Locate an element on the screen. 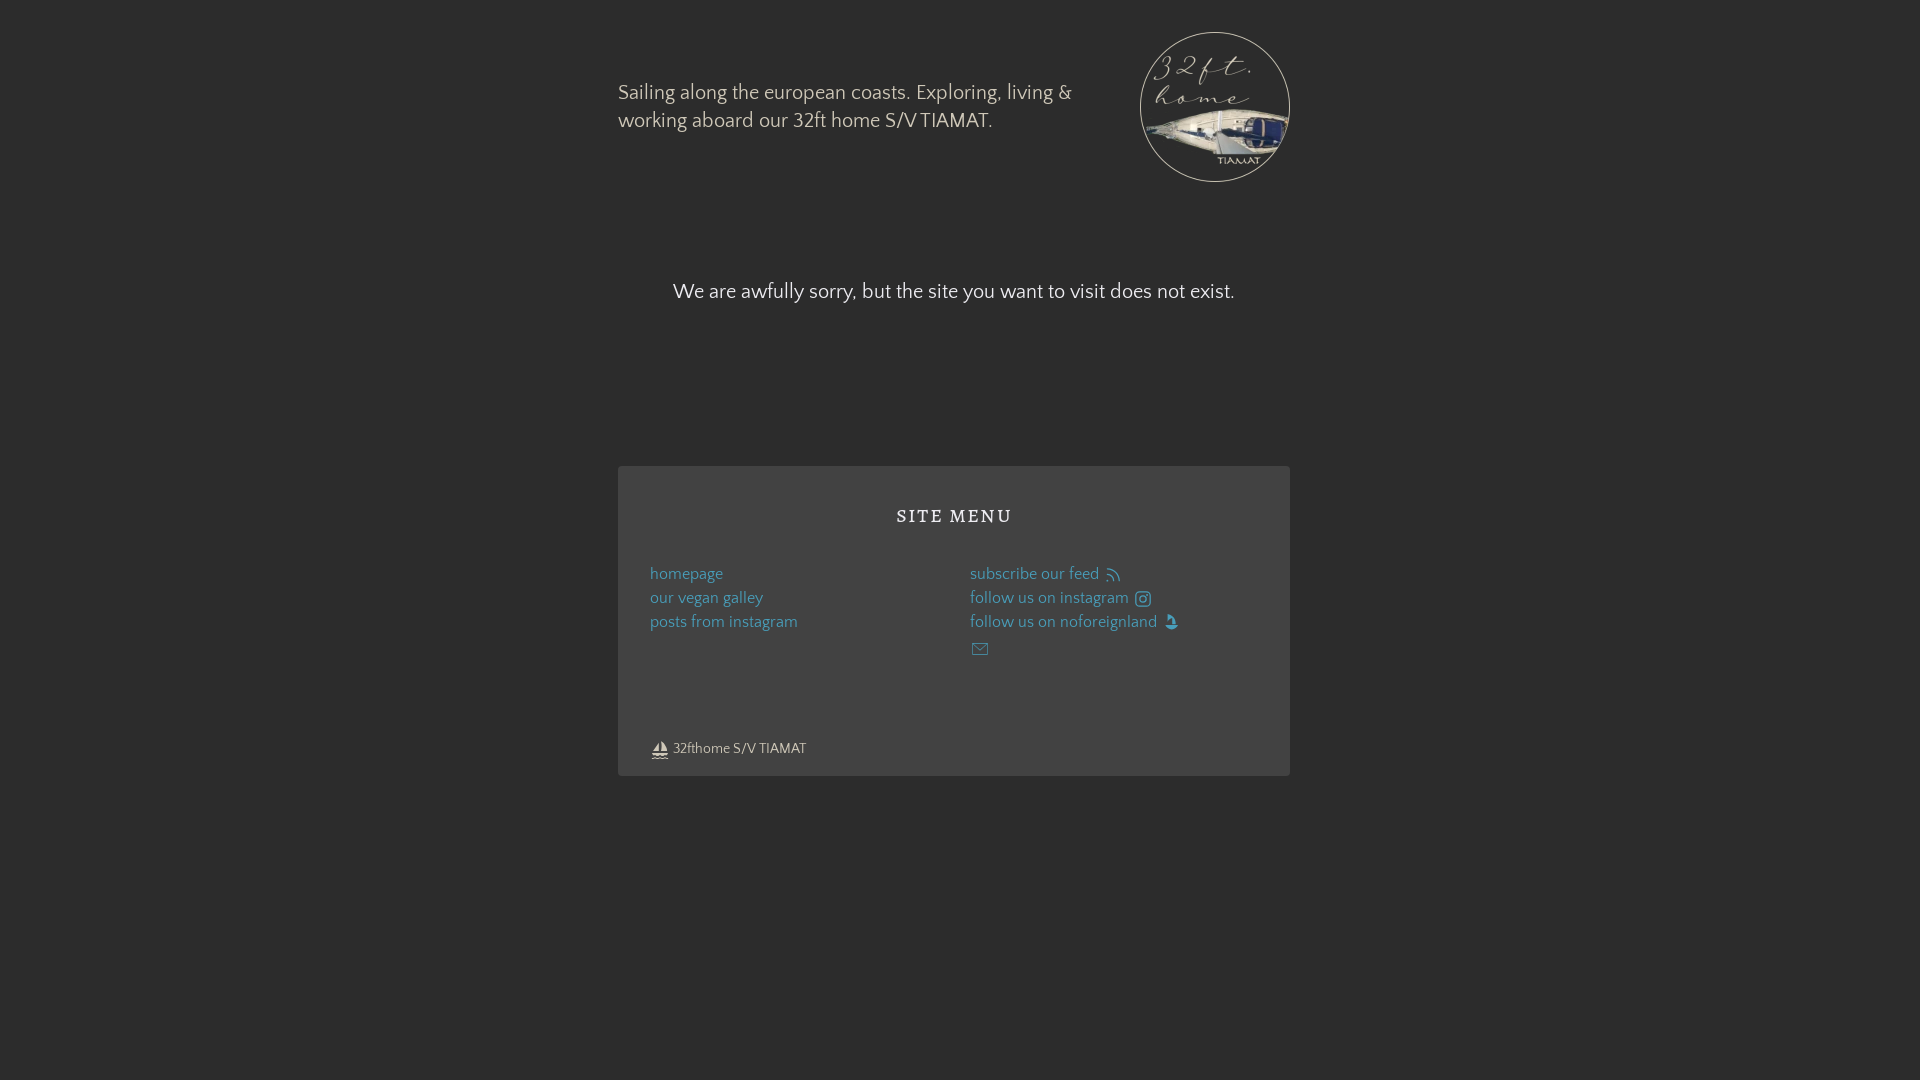 Image resolution: width=1920 pixels, height=1080 pixels. 'follow us on noforeignland' is located at coordinates (1112, 621).